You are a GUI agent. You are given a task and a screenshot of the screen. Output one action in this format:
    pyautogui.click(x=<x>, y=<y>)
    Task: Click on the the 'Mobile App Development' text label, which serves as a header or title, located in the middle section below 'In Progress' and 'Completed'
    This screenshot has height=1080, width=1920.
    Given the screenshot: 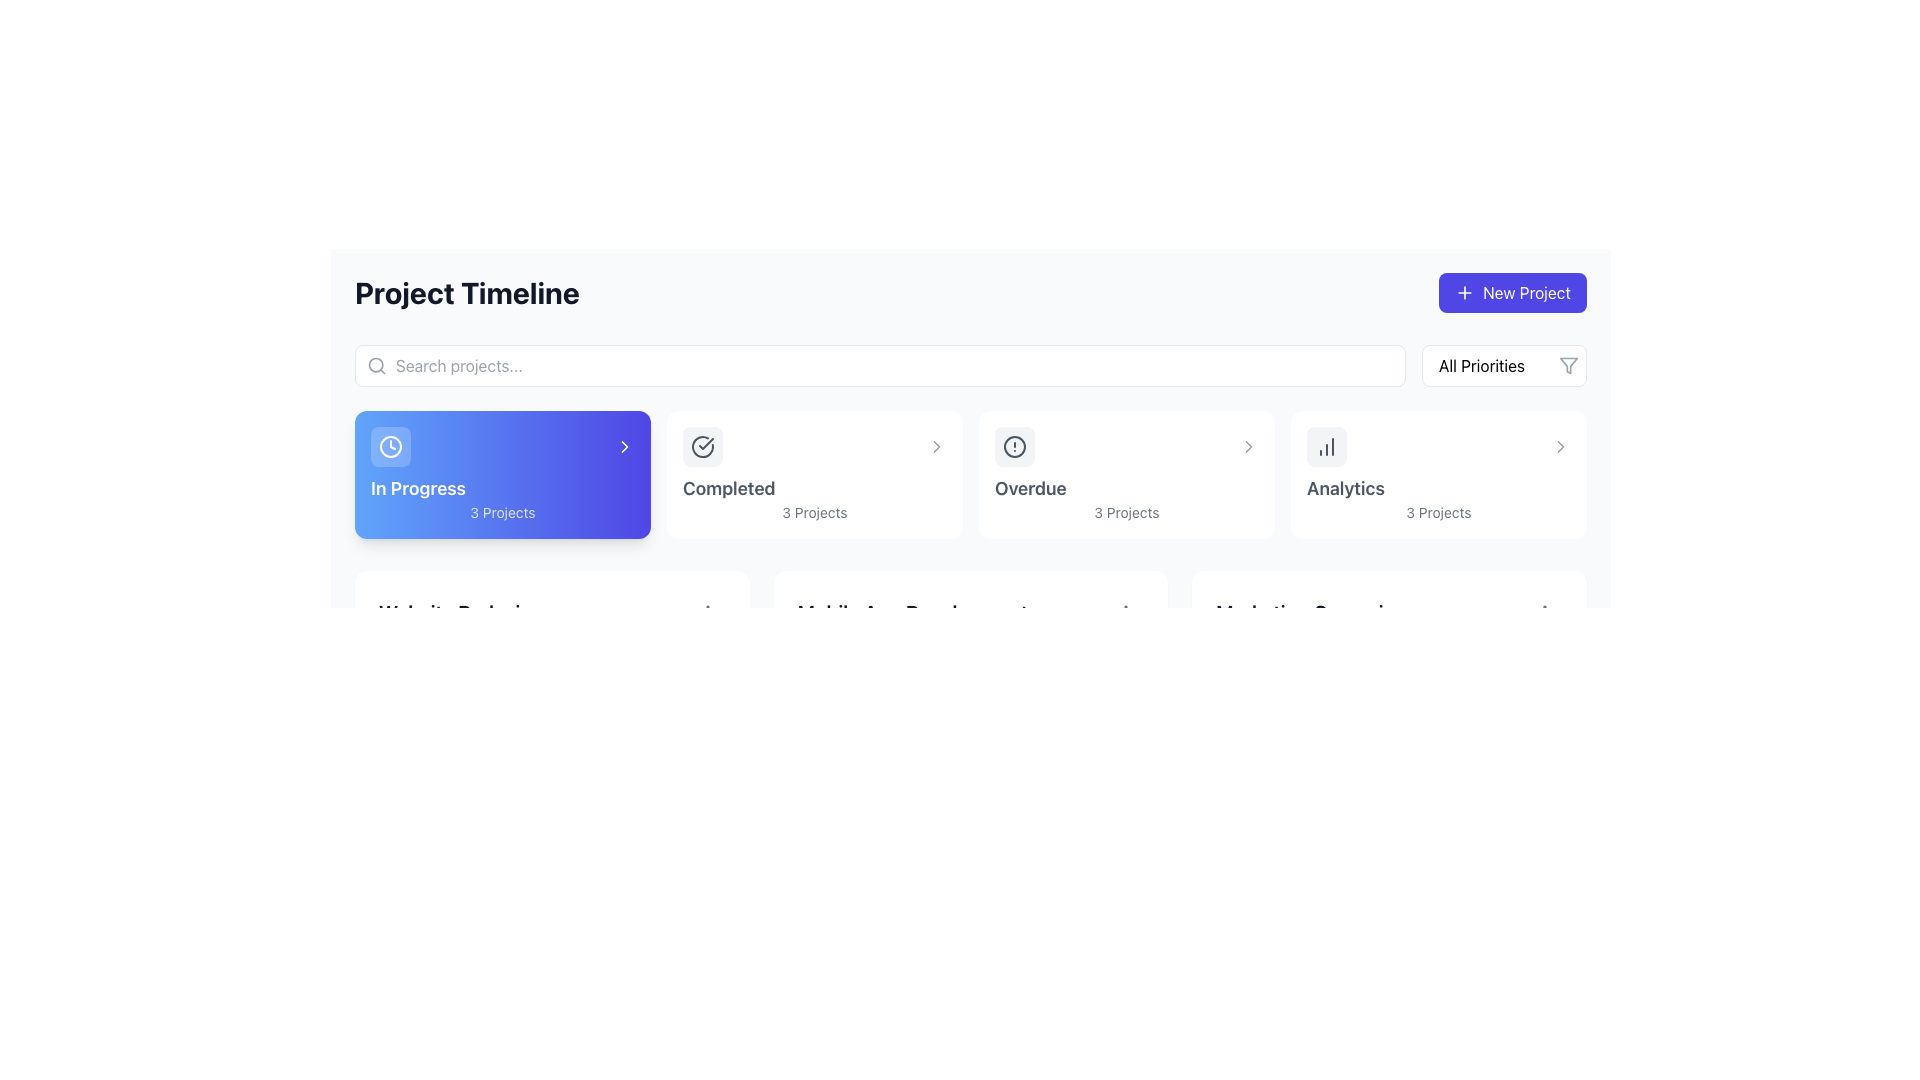 What is the action you would take?
    pyautogui.click(x=911, y=612)
    